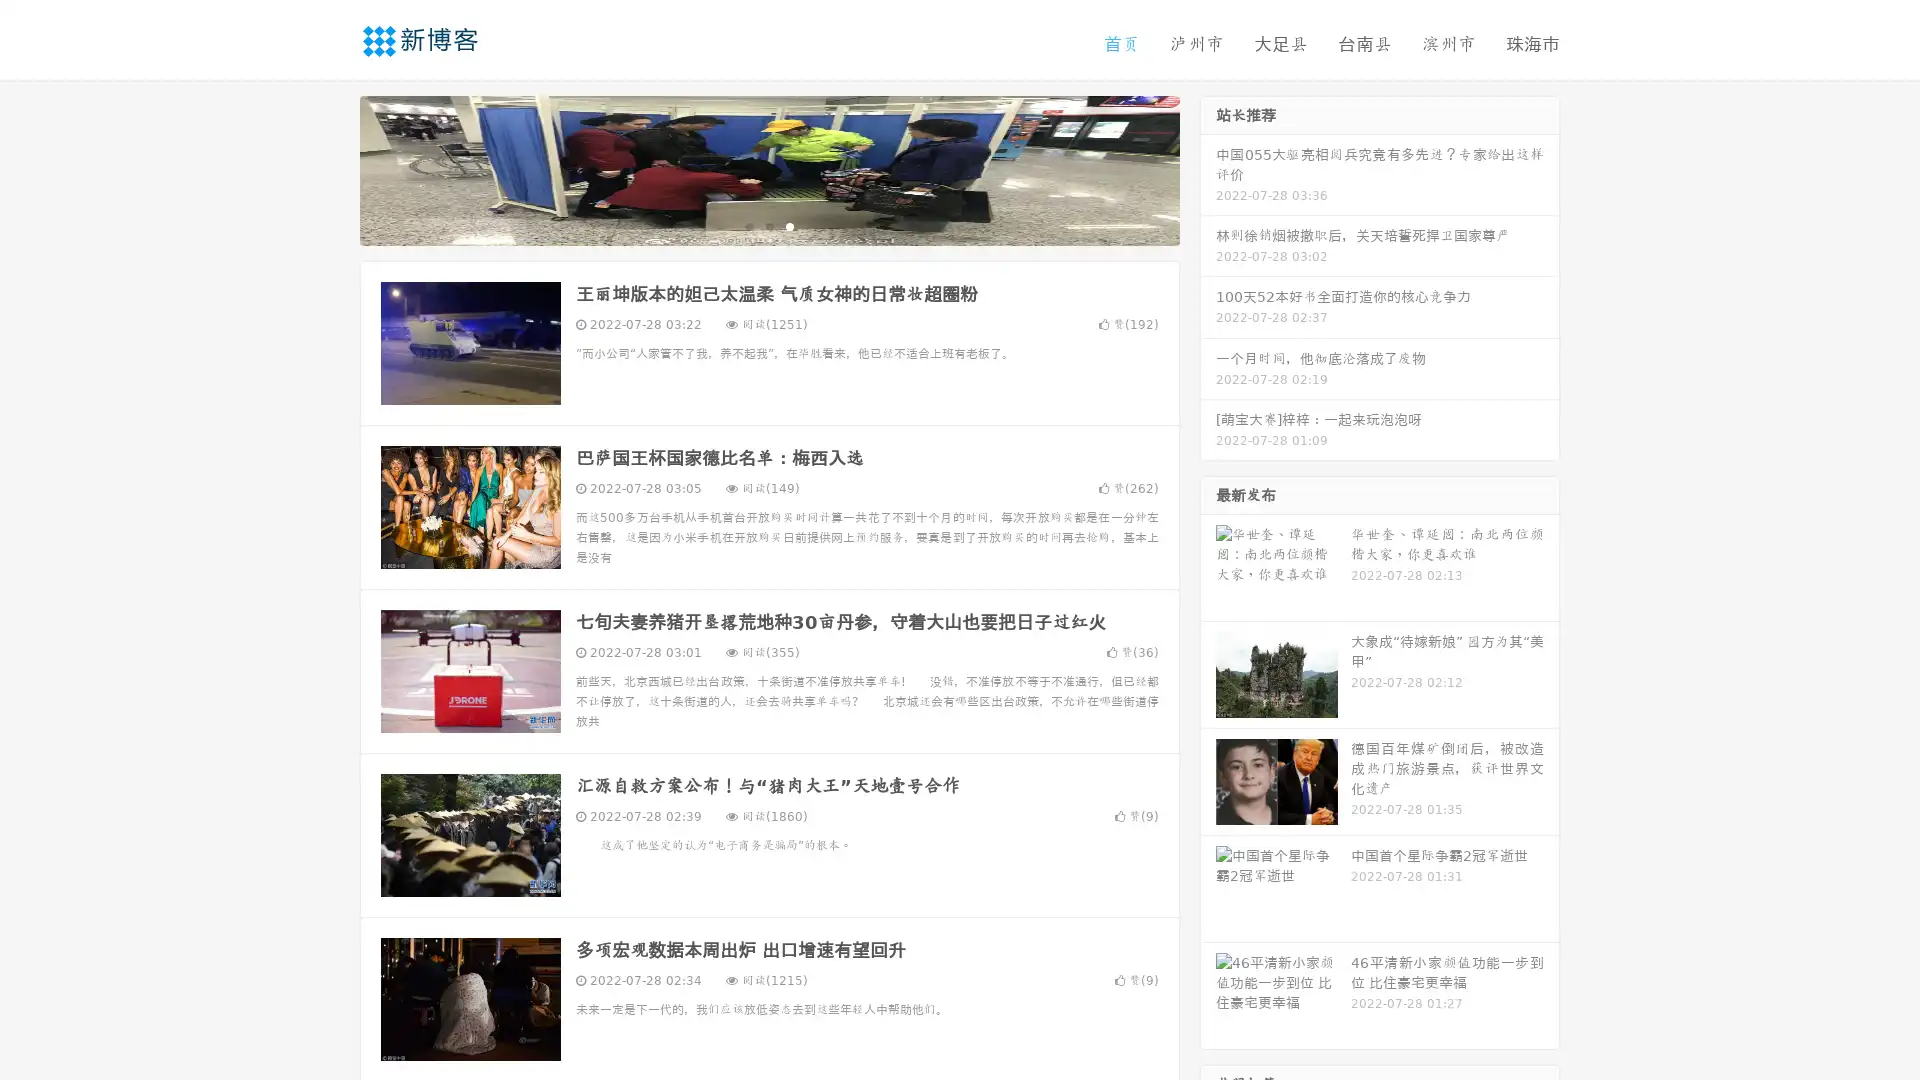  What do you see at coordinates (1208, 168) in the screenshot?
I see `Next slide` at bounding box center [1208, 168].